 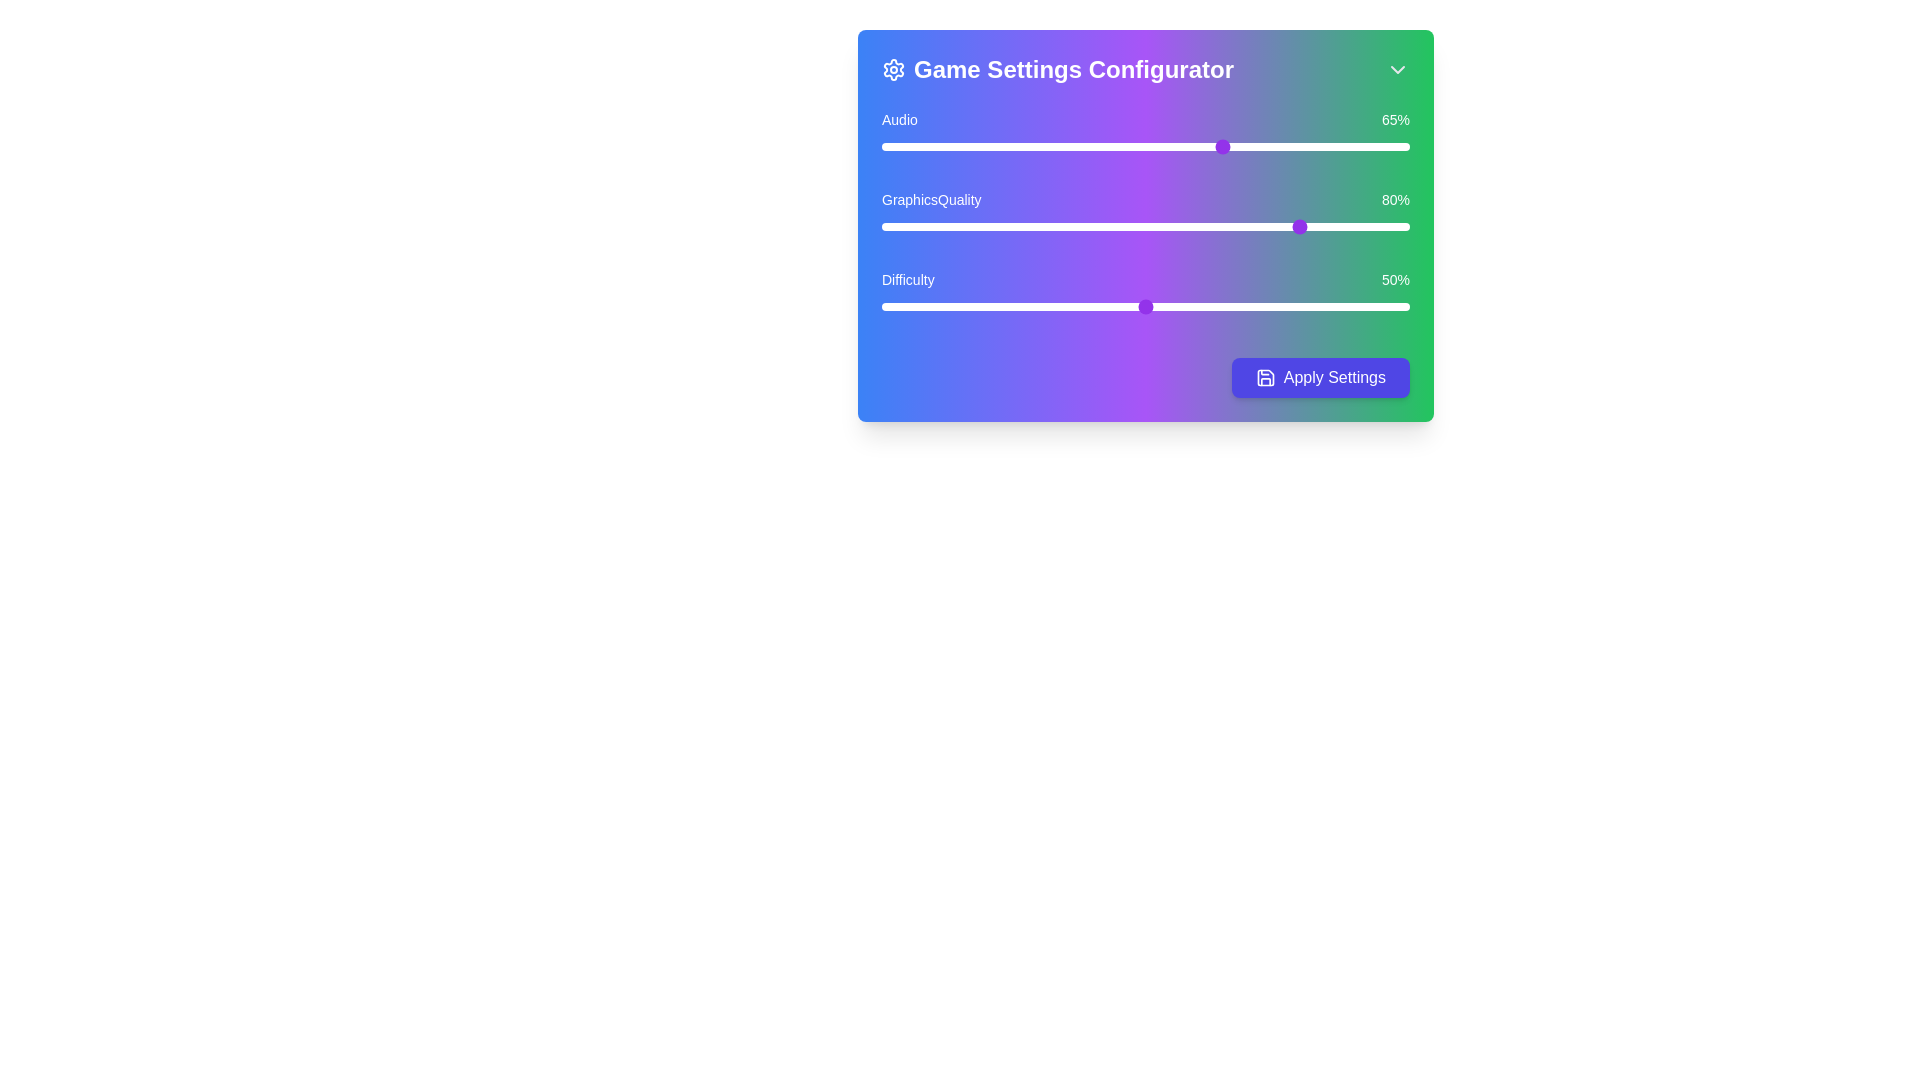 I want to click on the dropdown or collapse action button located in the upper-right corner of the 'Game Settings Configurator' to provide visual feedback, so click(x=1396, y=68).